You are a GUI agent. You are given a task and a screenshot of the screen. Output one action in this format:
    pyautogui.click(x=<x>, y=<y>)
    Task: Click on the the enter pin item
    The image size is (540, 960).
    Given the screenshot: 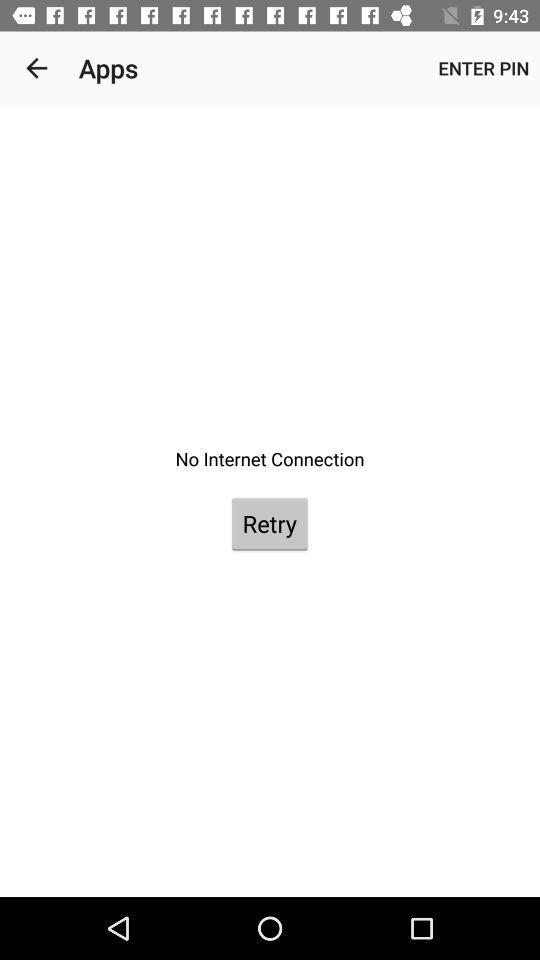 What is the action you would take?
    pyautogui.click(x=482, y=68)
    